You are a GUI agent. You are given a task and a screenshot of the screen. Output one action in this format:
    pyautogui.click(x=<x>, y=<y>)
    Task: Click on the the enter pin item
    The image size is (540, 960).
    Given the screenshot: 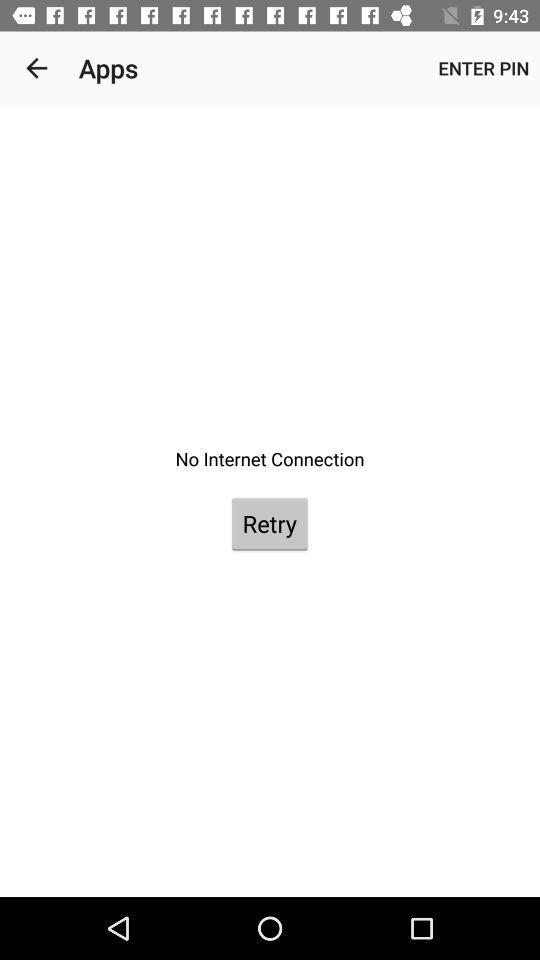 What is the action you would take?
    pyautogui.click(x=482, y=68)
    